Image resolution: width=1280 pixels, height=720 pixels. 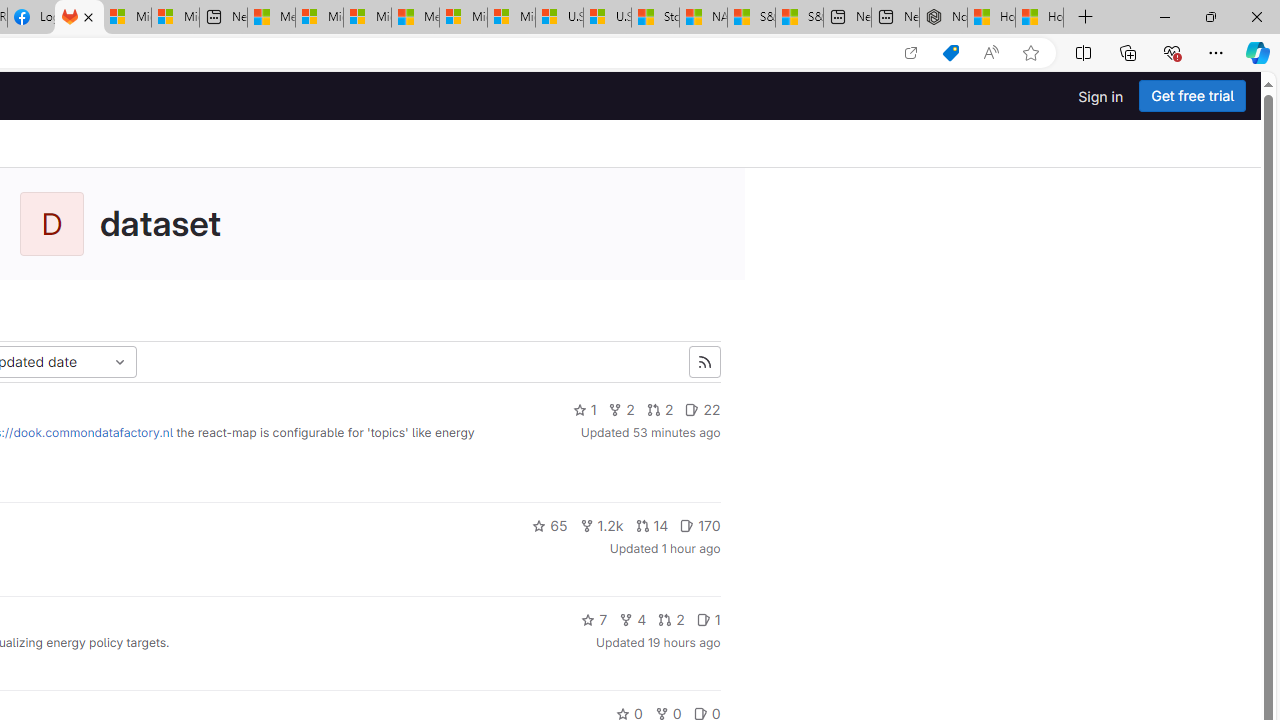 I want to click on 'Class: s16 gl-icon gl-button-icon ', so click(x=704, y=362).